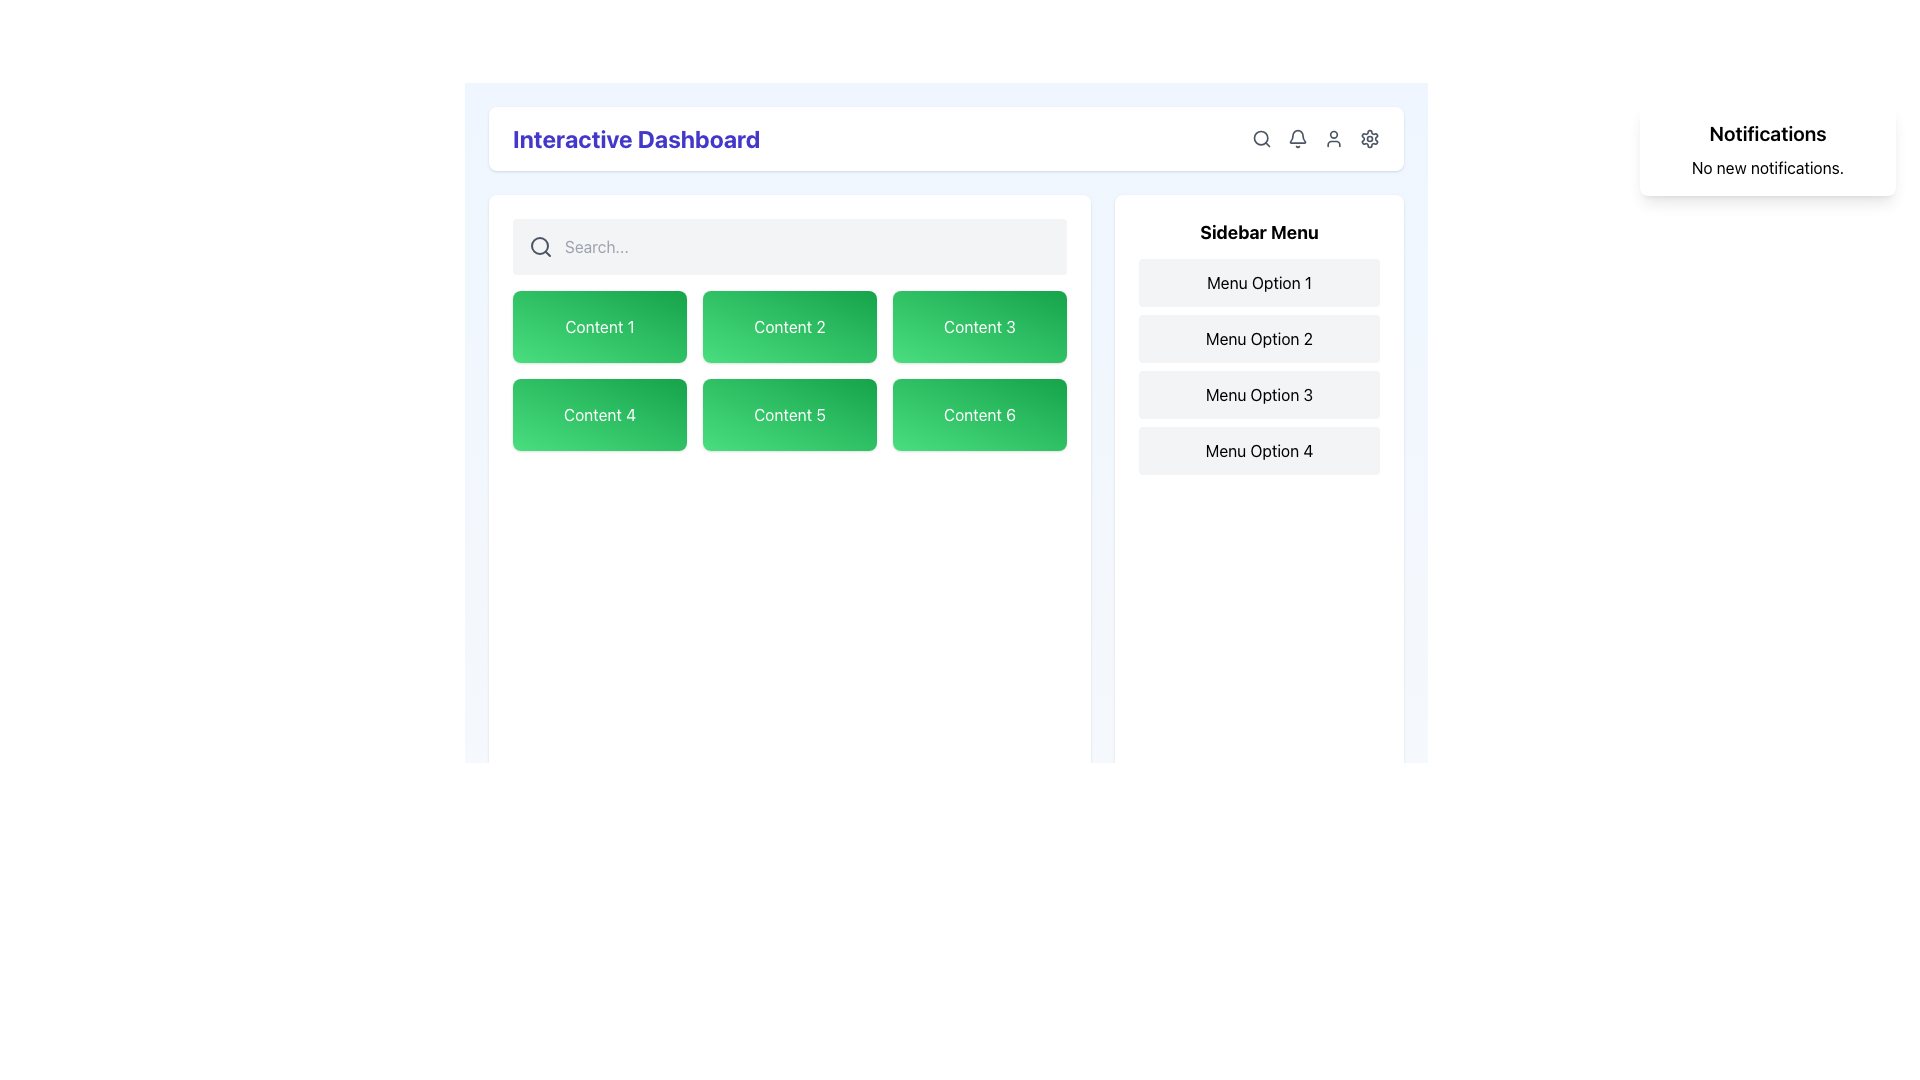  I want to click on the 'Menu Option 1' button in the sidebar menu, so click(1258, 282).